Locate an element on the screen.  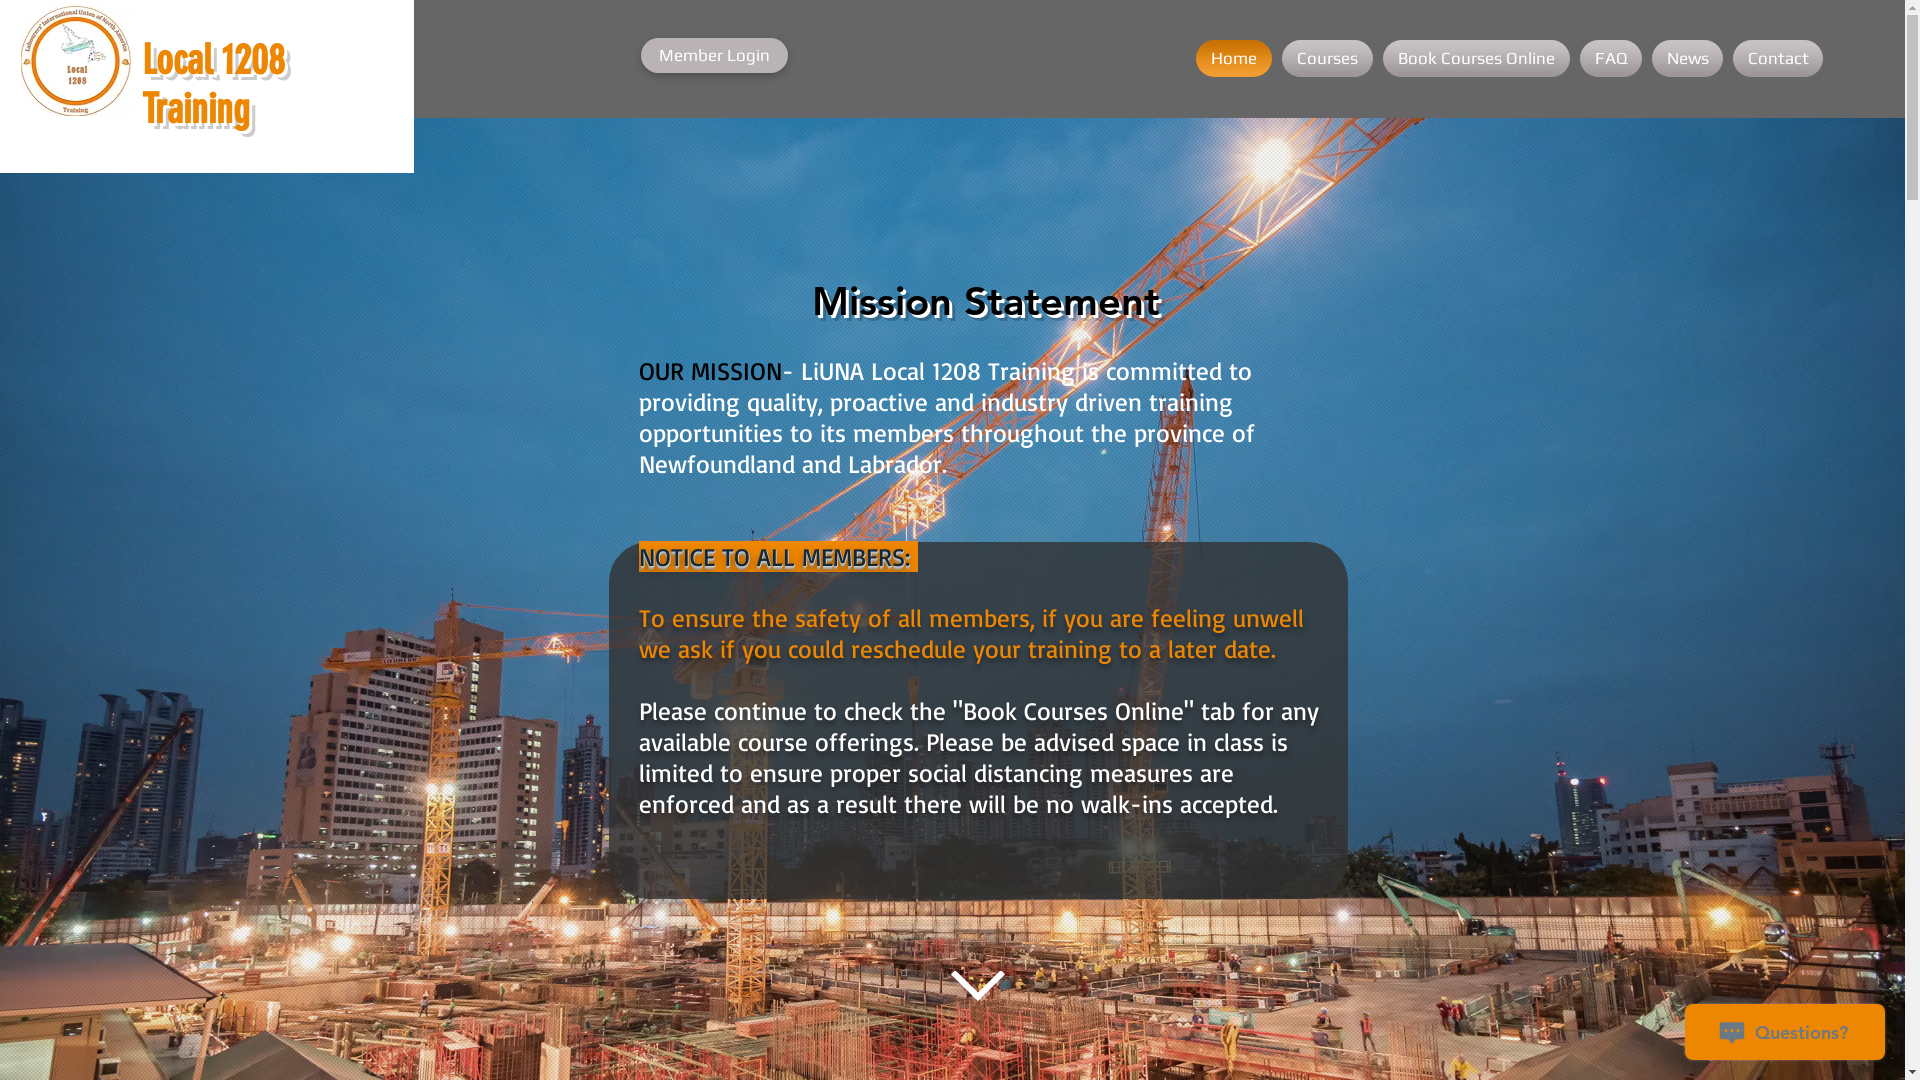
'News' is located at coordinates (1686, 57).